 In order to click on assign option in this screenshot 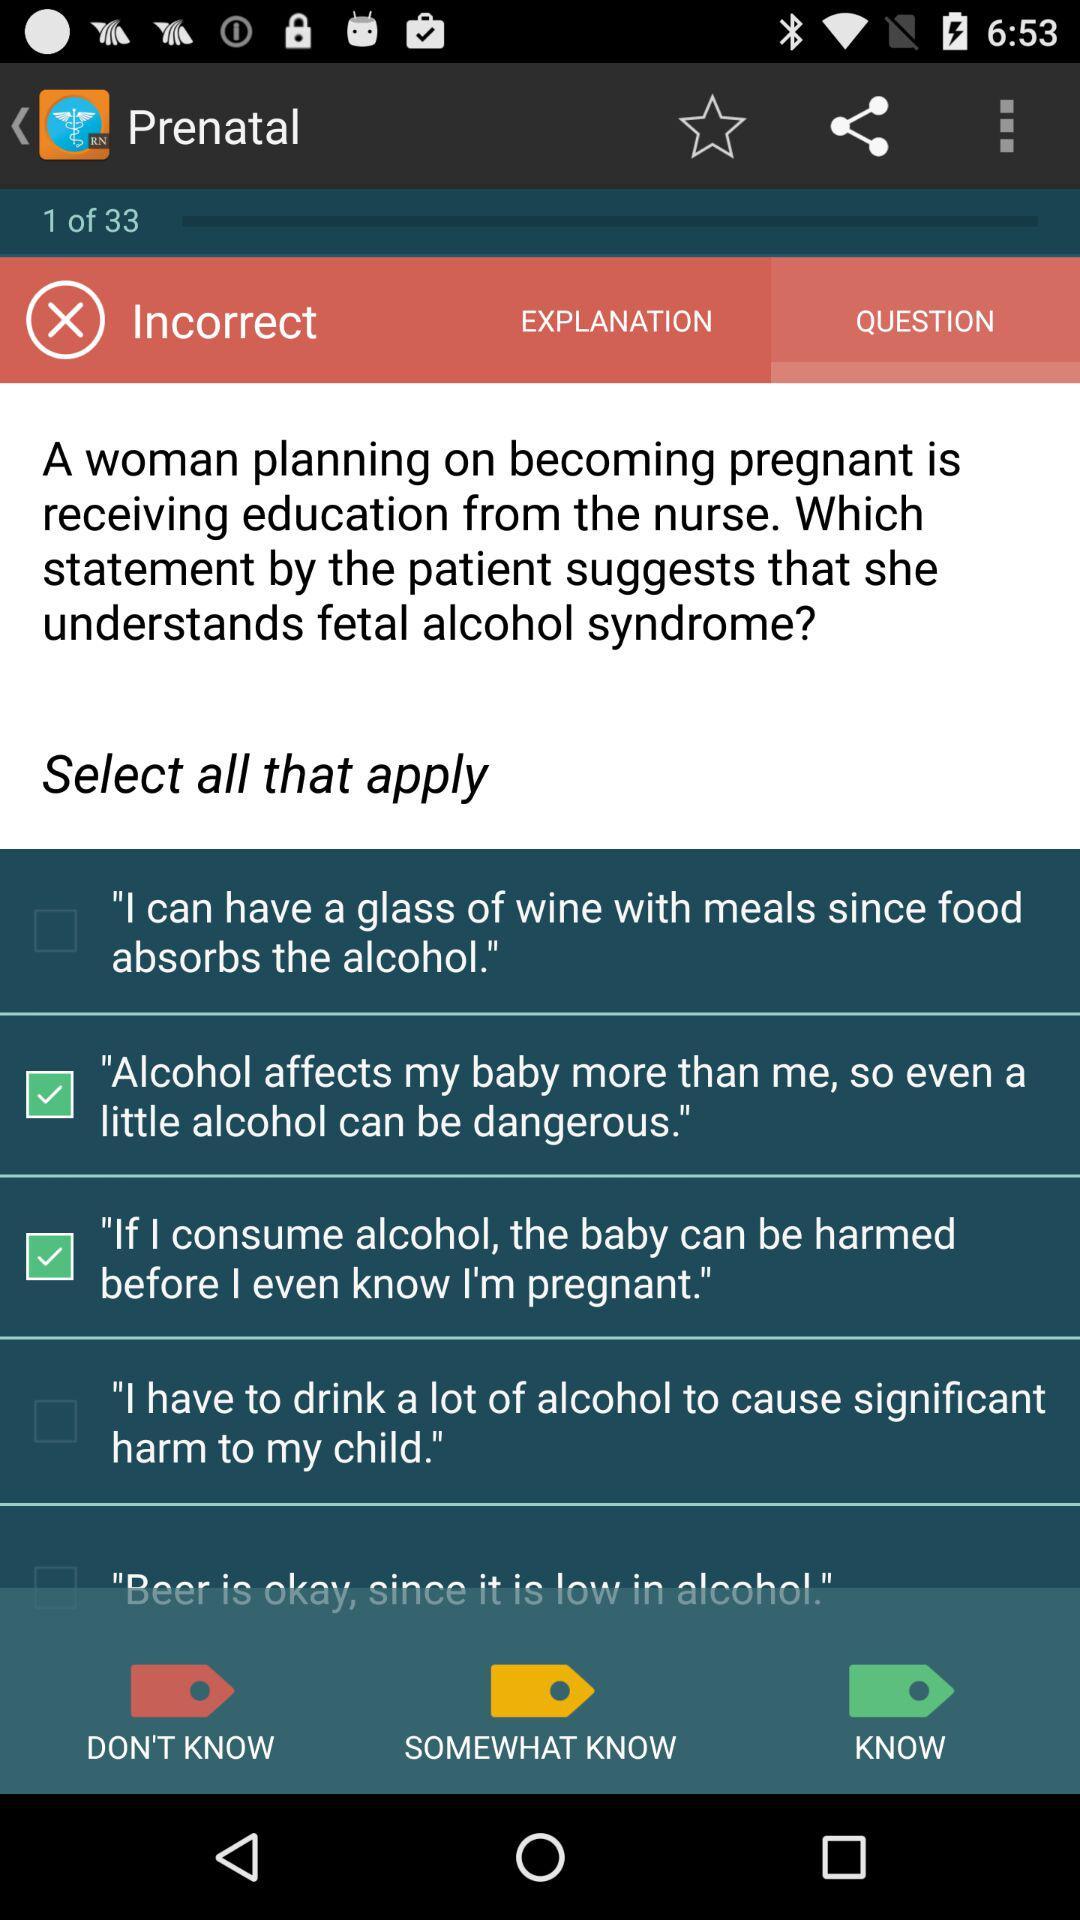, I will do `click(180, 1689)`.